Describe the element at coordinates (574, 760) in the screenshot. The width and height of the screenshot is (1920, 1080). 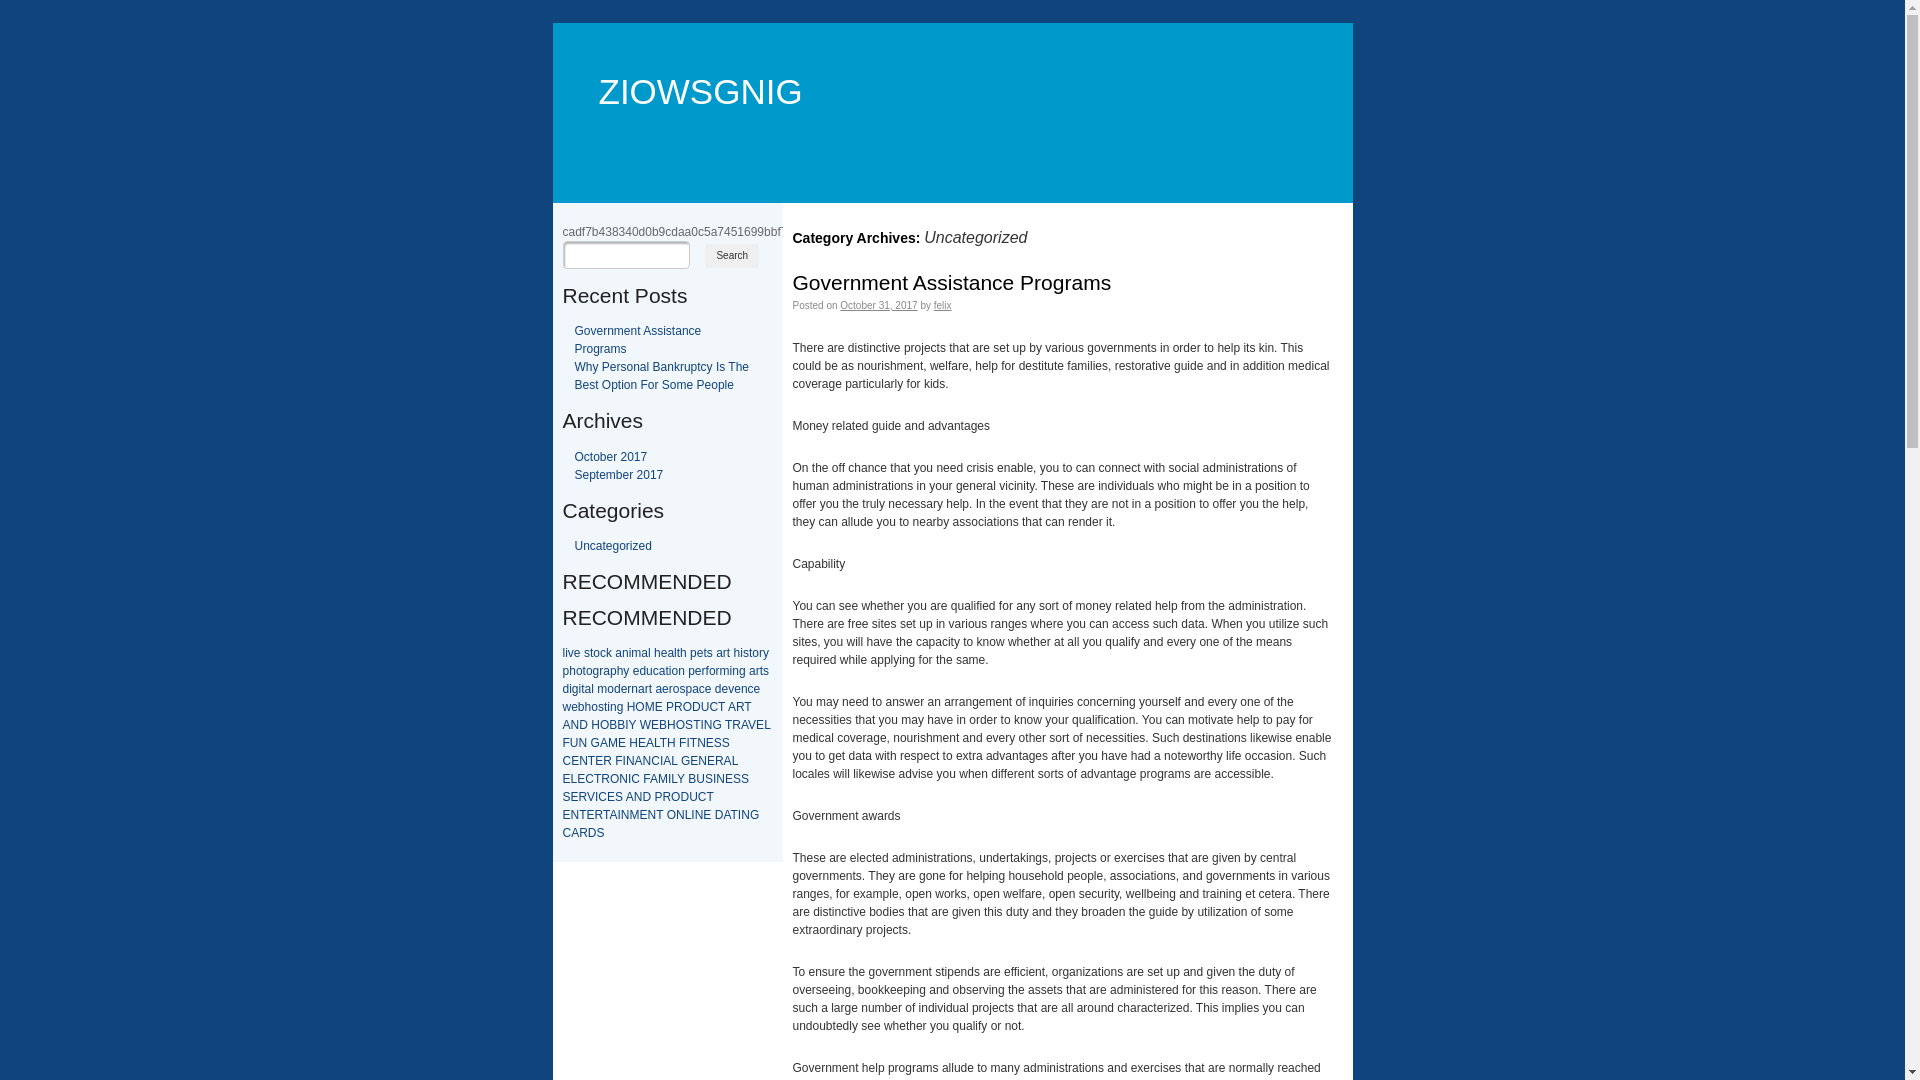
I see `'E'` at that location.